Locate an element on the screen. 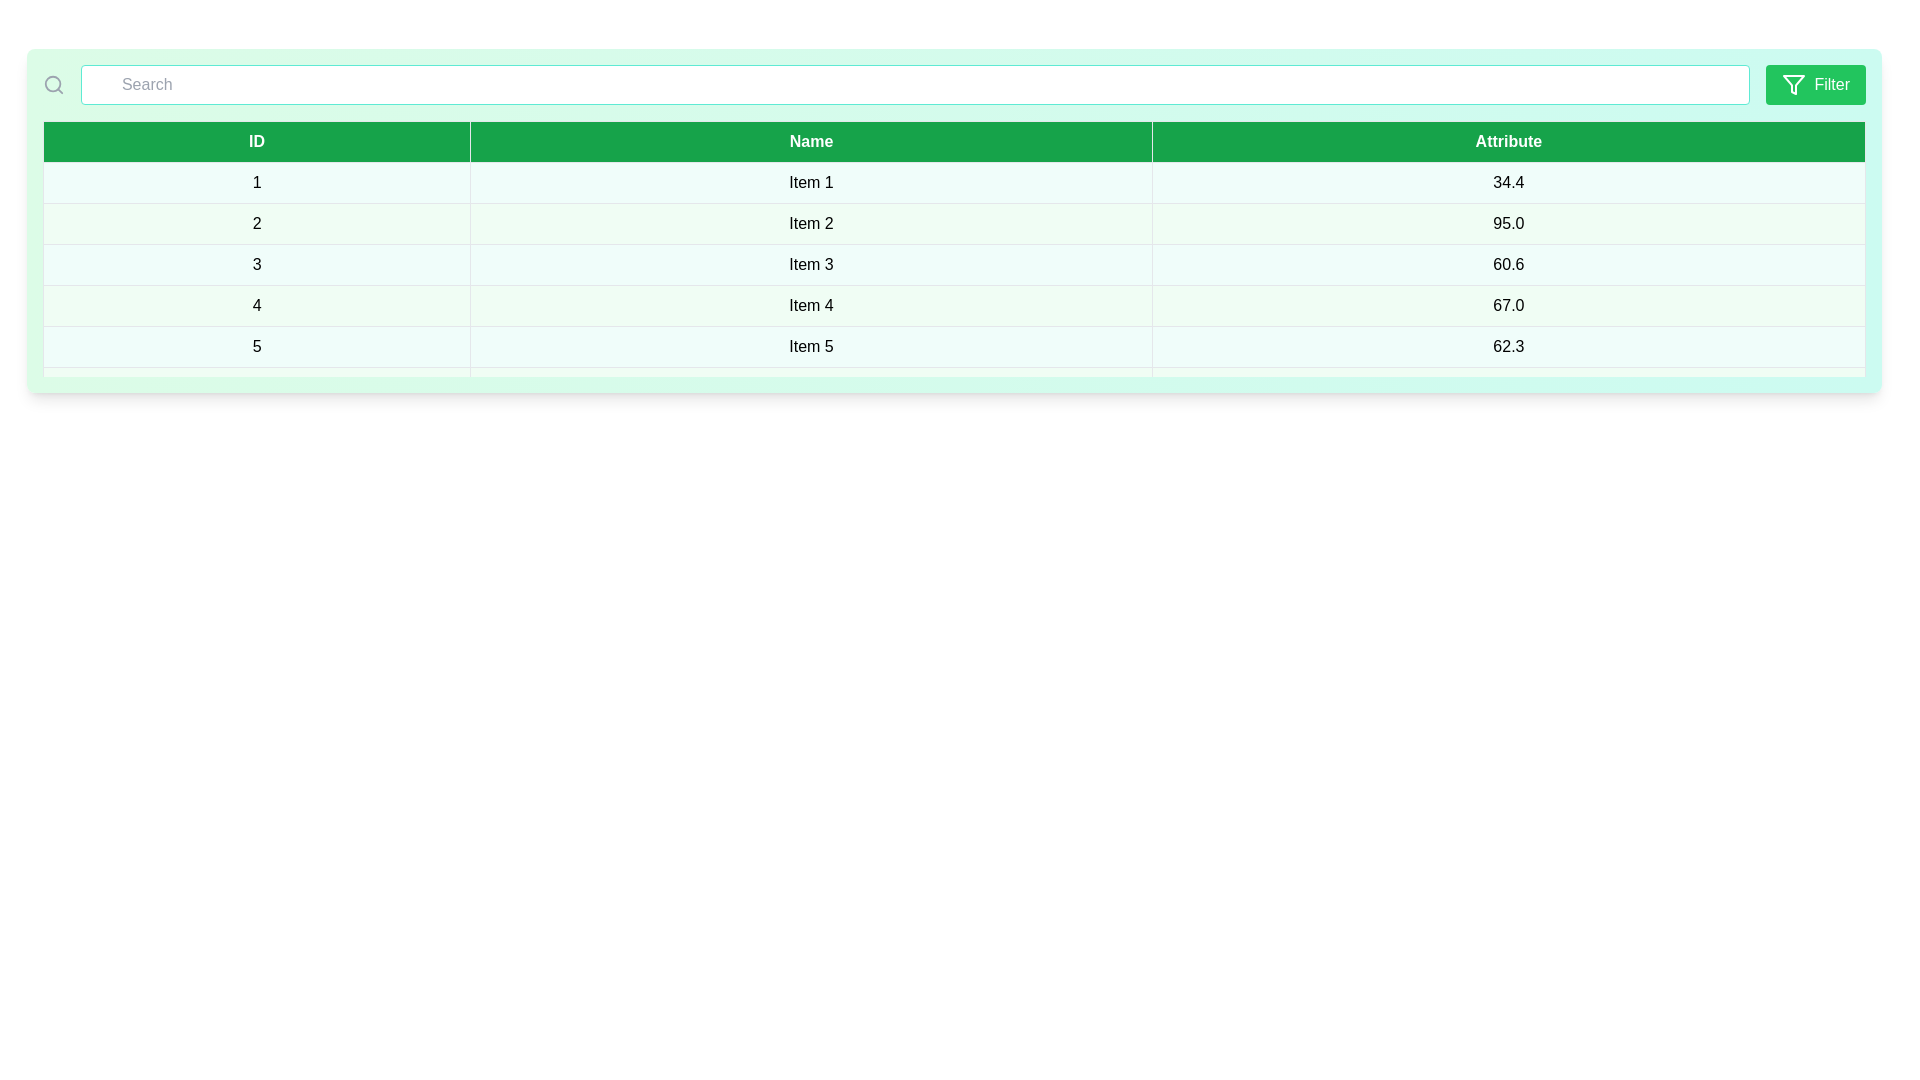  filter button to apply the filter is located at coordinates (1815, 83).